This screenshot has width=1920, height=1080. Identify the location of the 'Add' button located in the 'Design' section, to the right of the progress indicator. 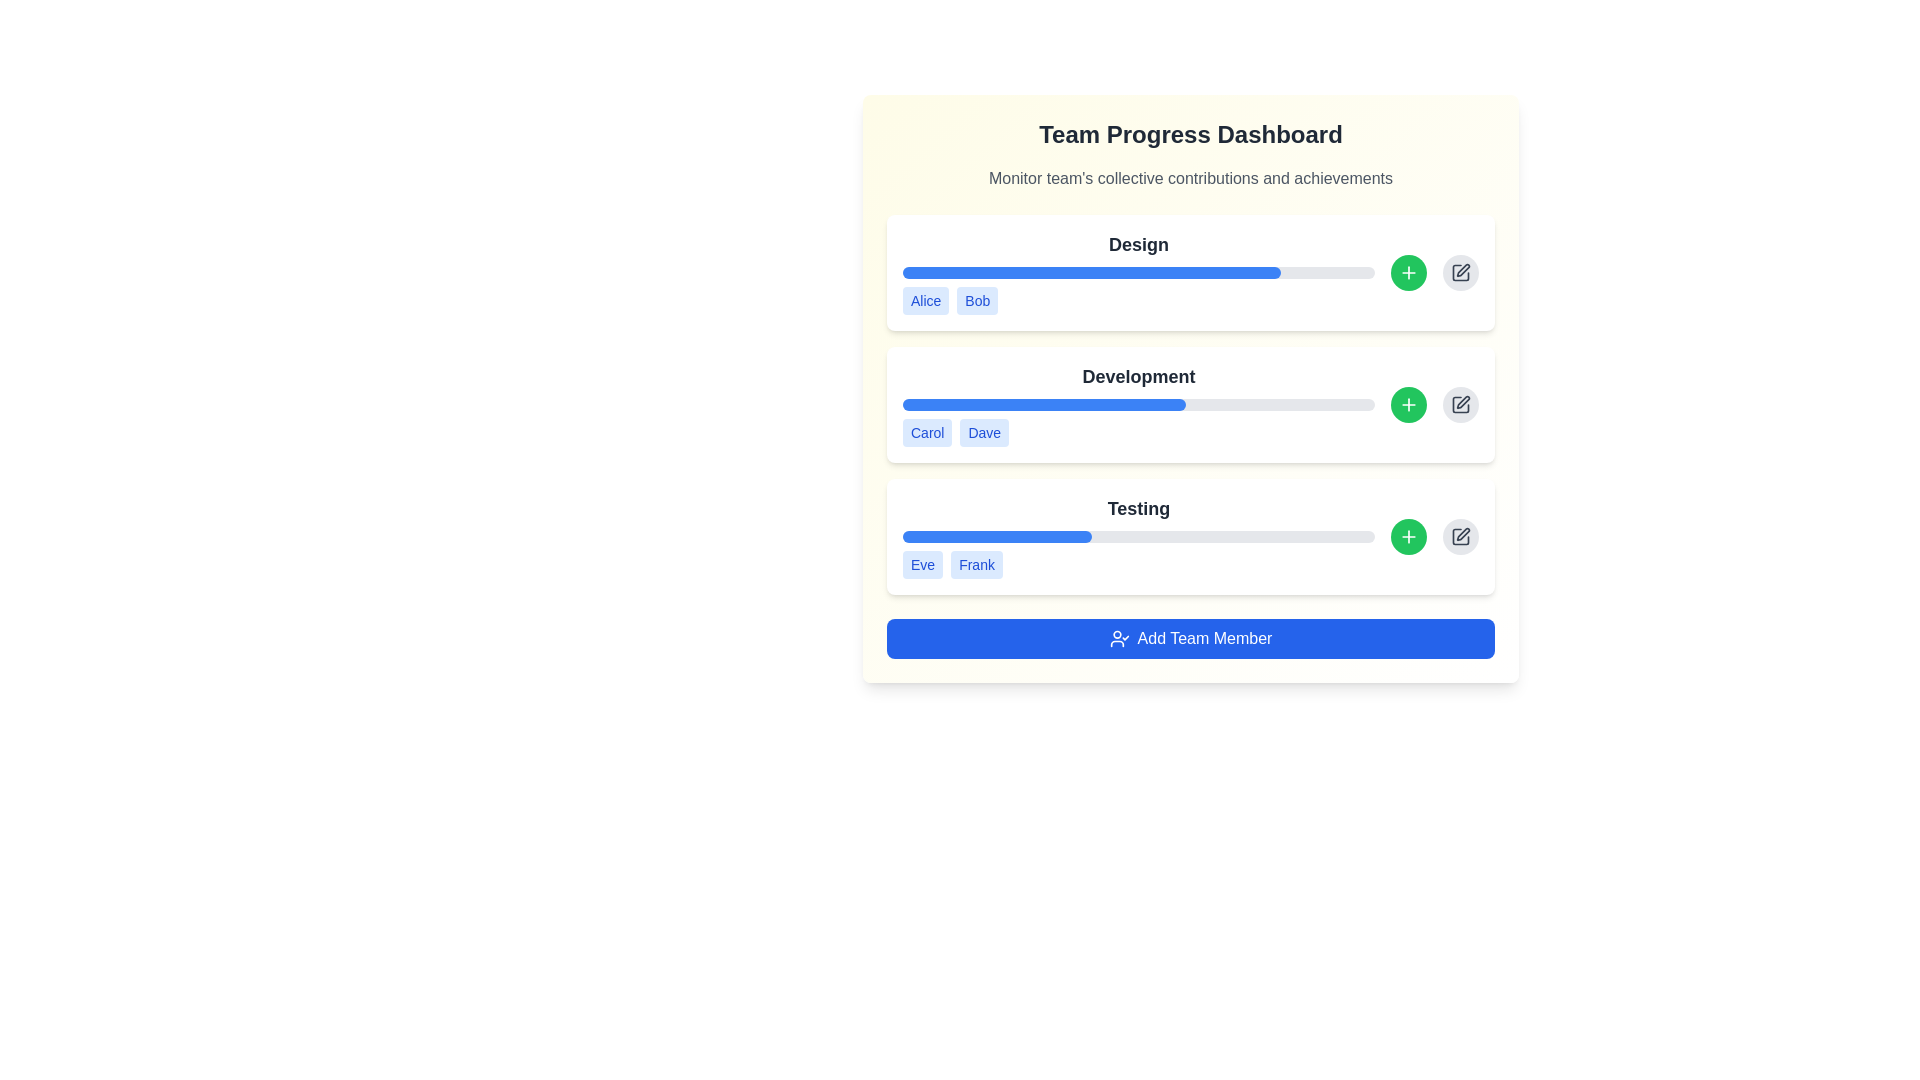
(1408, 273).